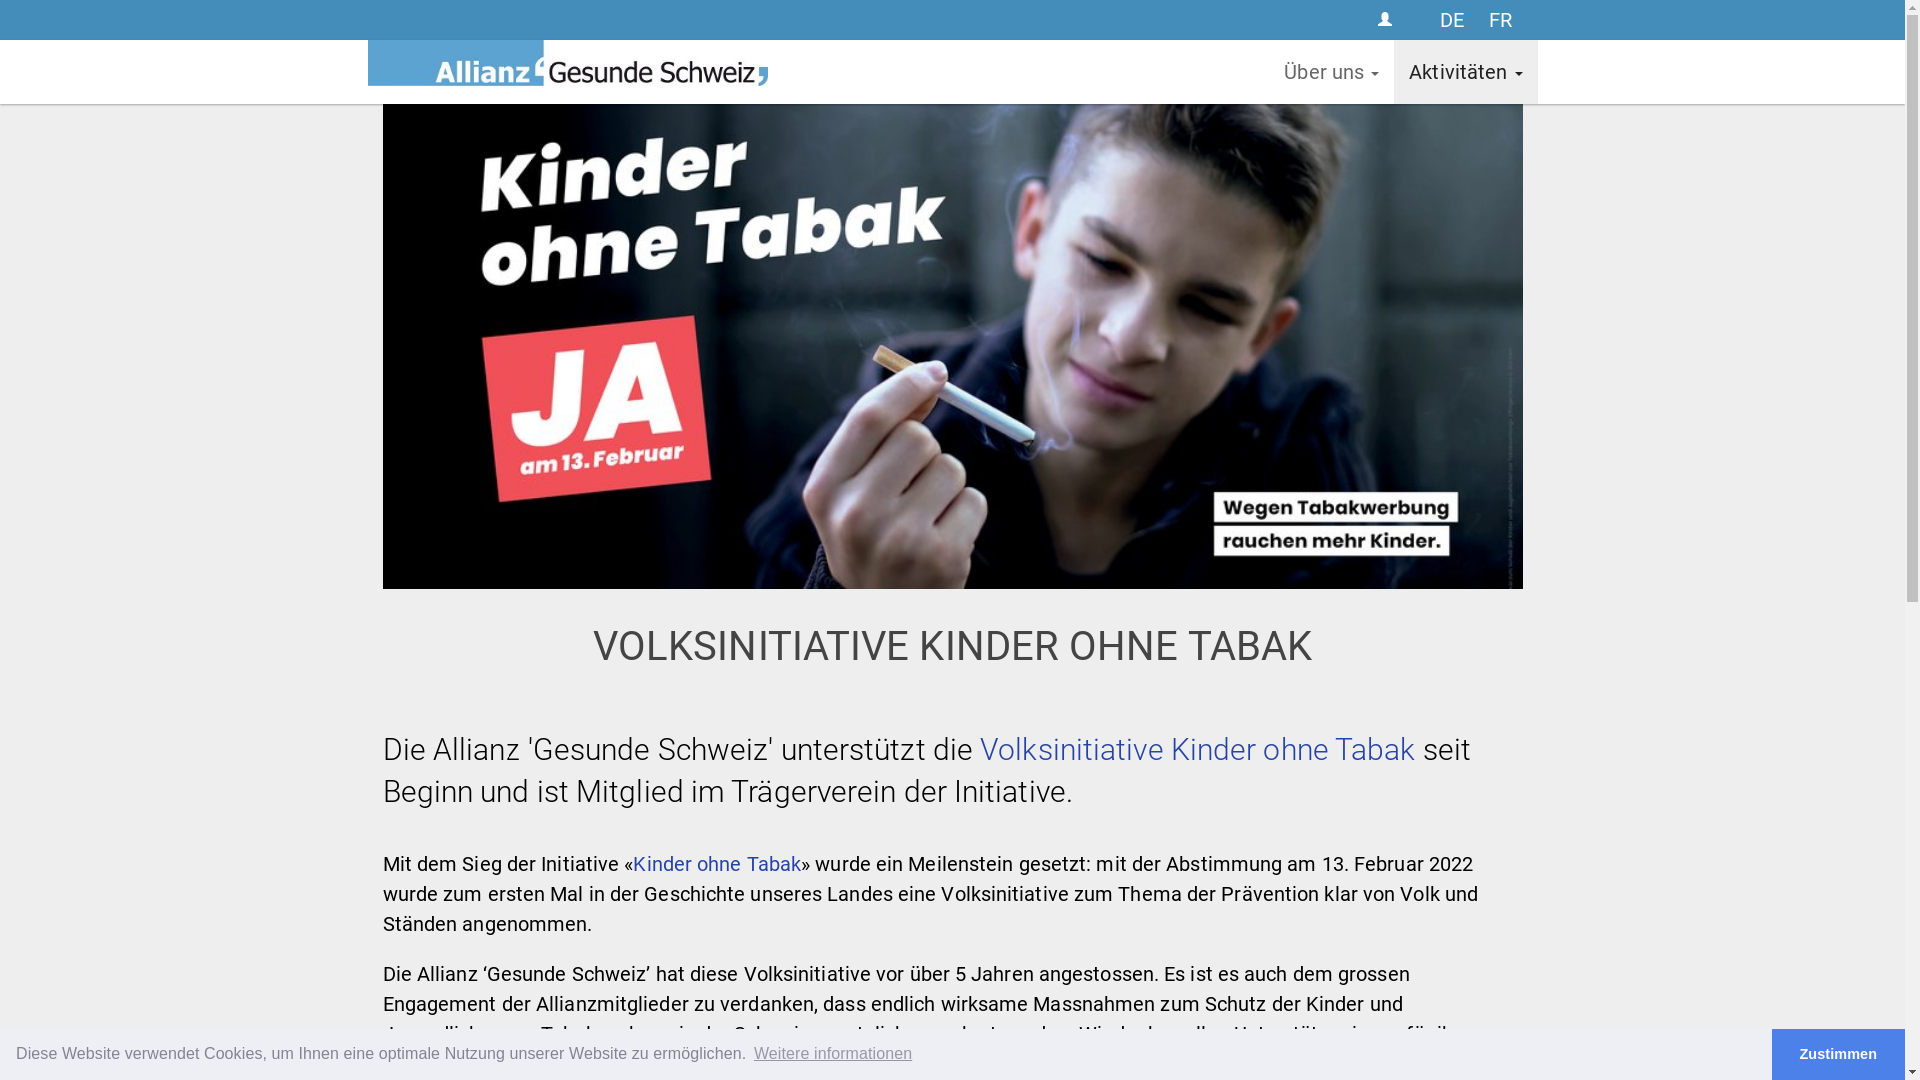 This screenshot has width=1920, height=1080. What do you see at coordinates (1194, 749) in the screenshot?
I see `'Volksinitiative Kinder ohne Tabak'` at bounding box center [1194, 749].